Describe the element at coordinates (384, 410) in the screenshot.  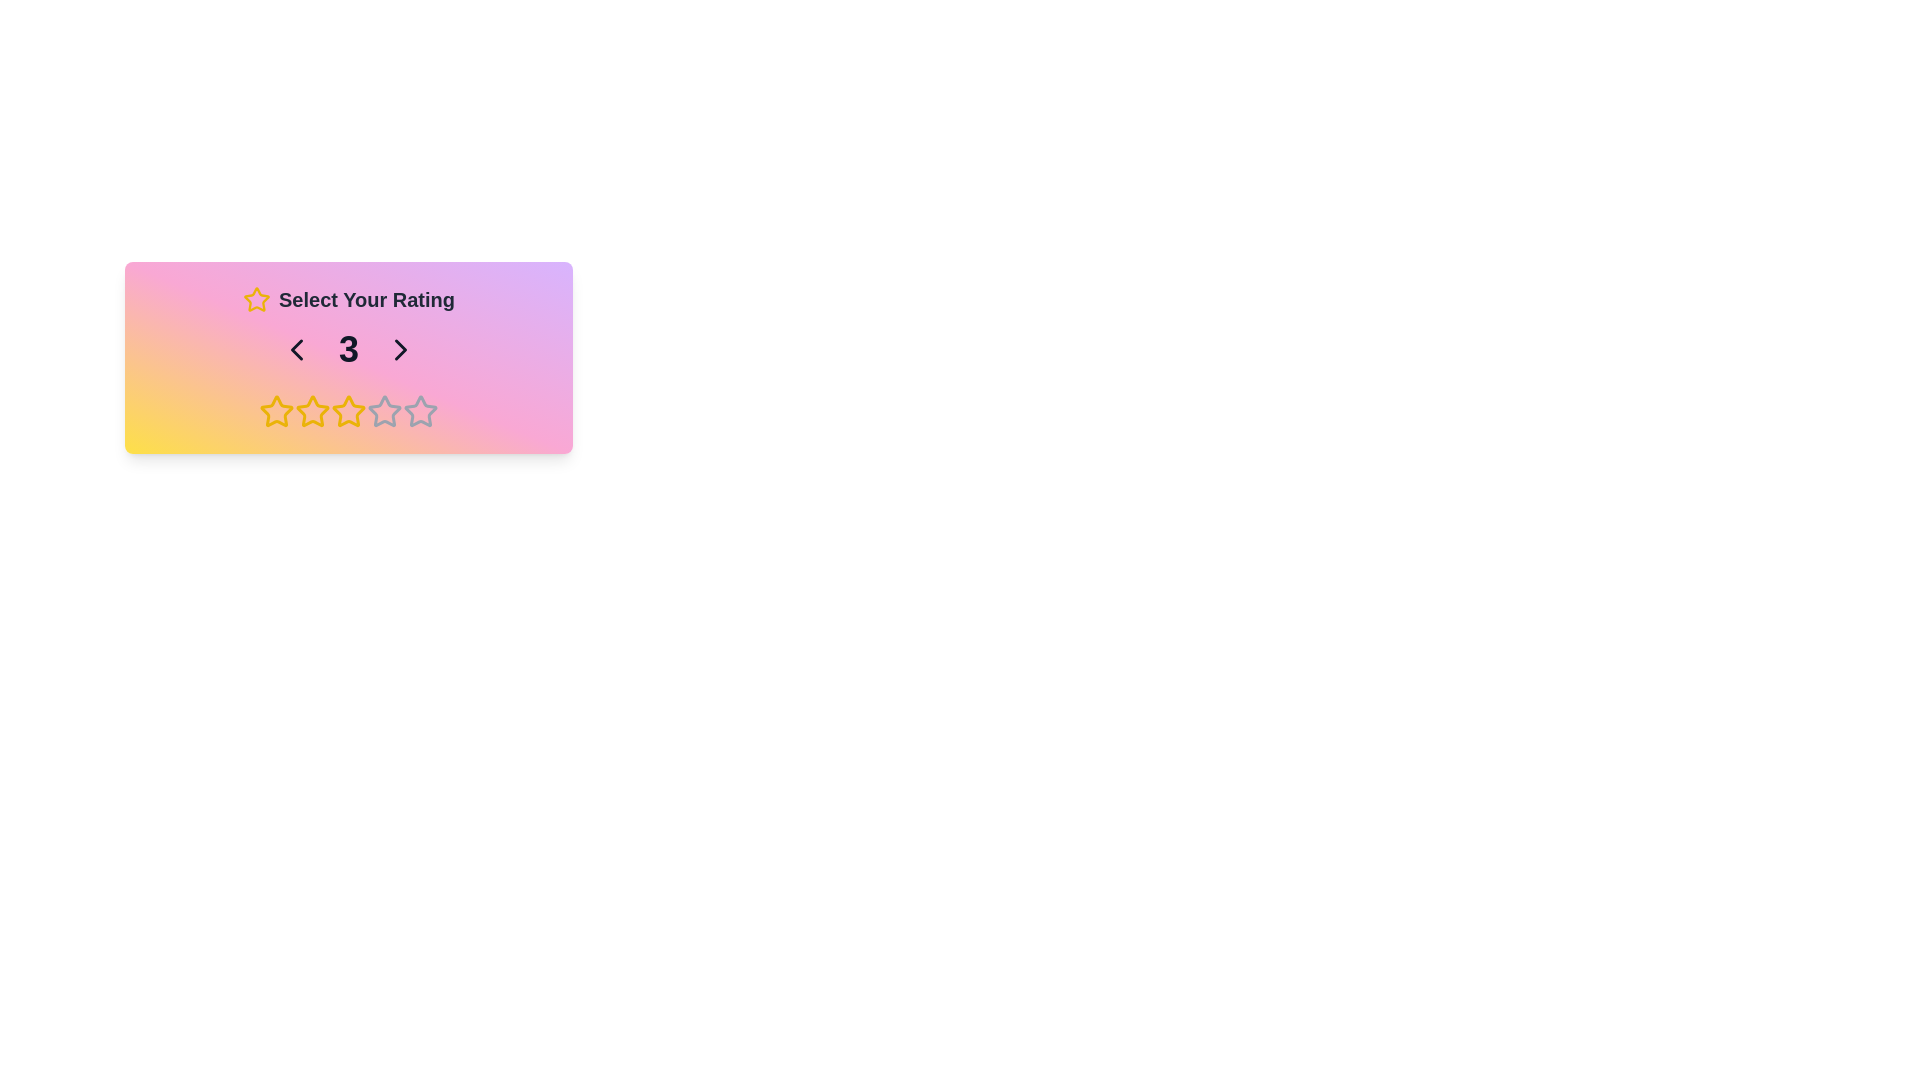
I see `the third star in the horizontal sequence of five stars` at that location.